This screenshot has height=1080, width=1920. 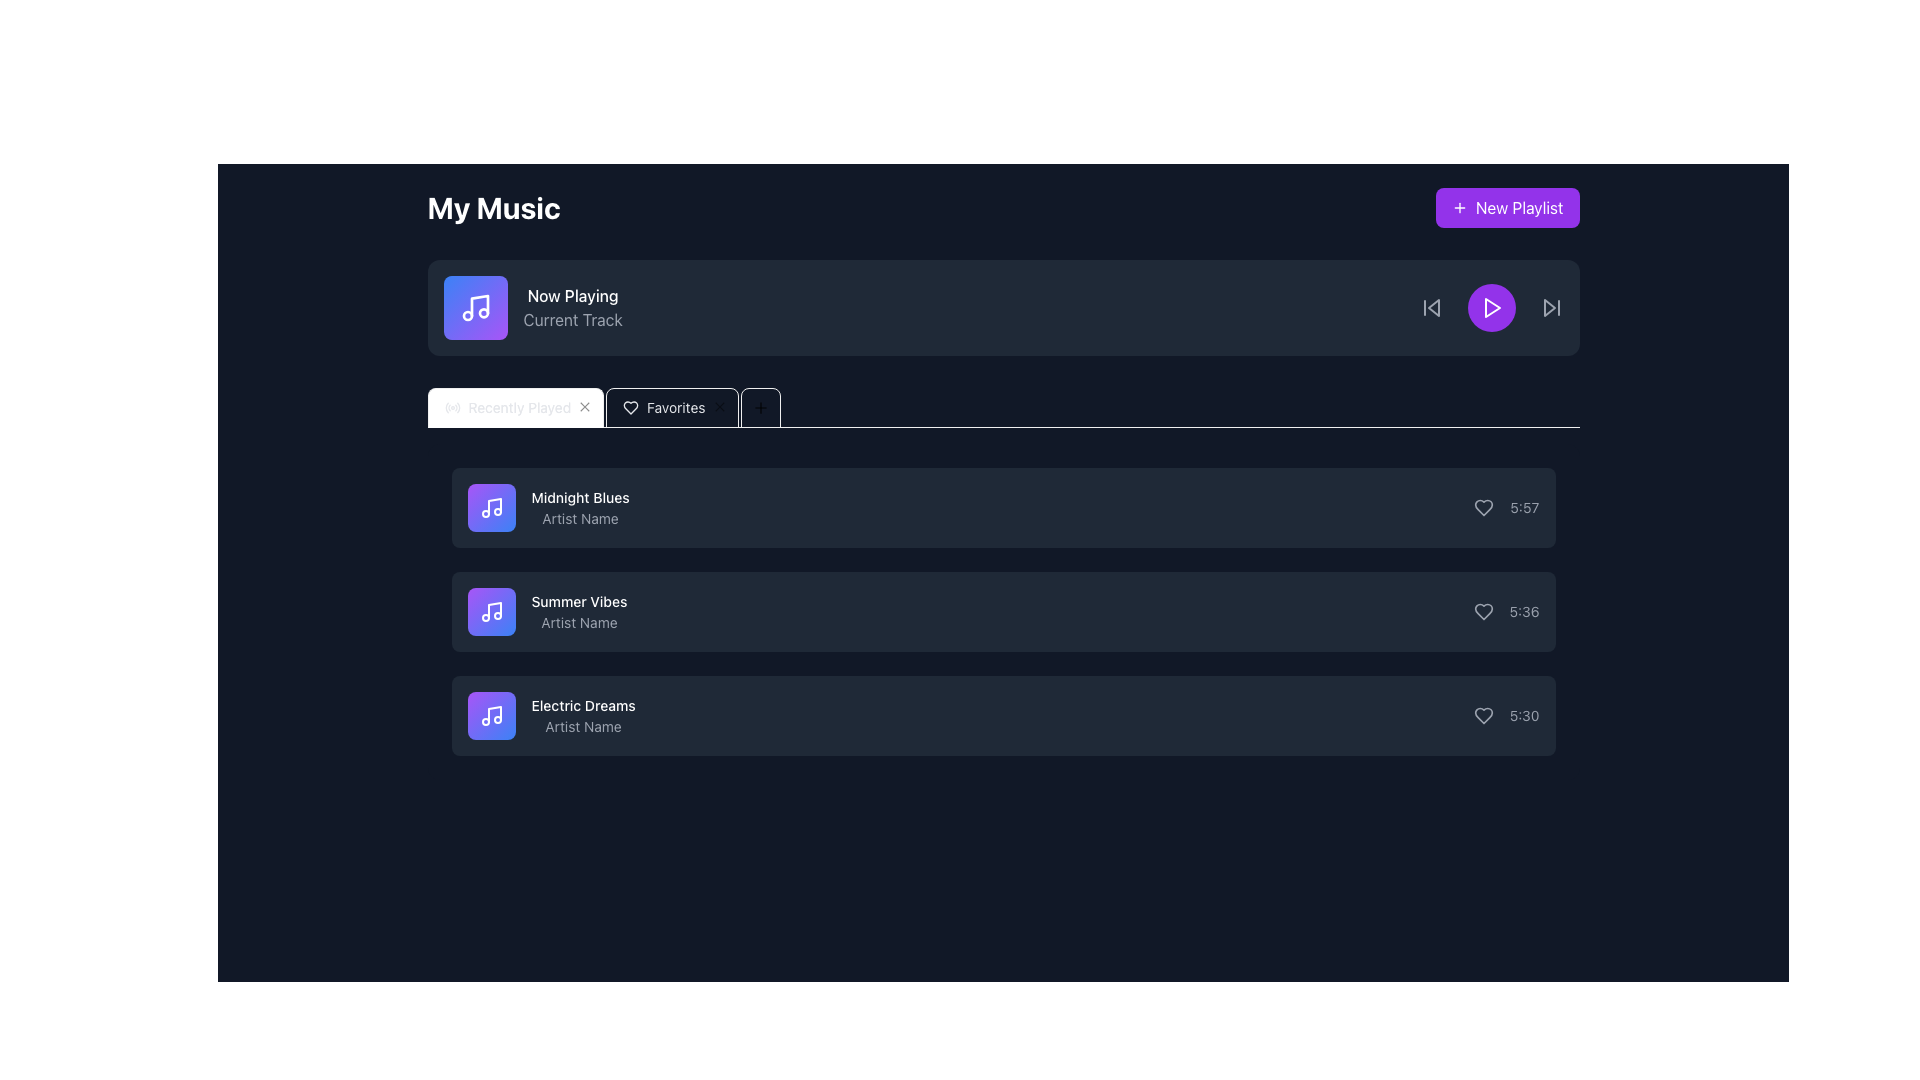 What do you see at coordinates (515, 426) in the screenshot?
I see `the Active tab indicator, which is a thin horizontal line located directly below the 'Recently Played' tab in the tab navigation component` at bounding box center [515, 426].